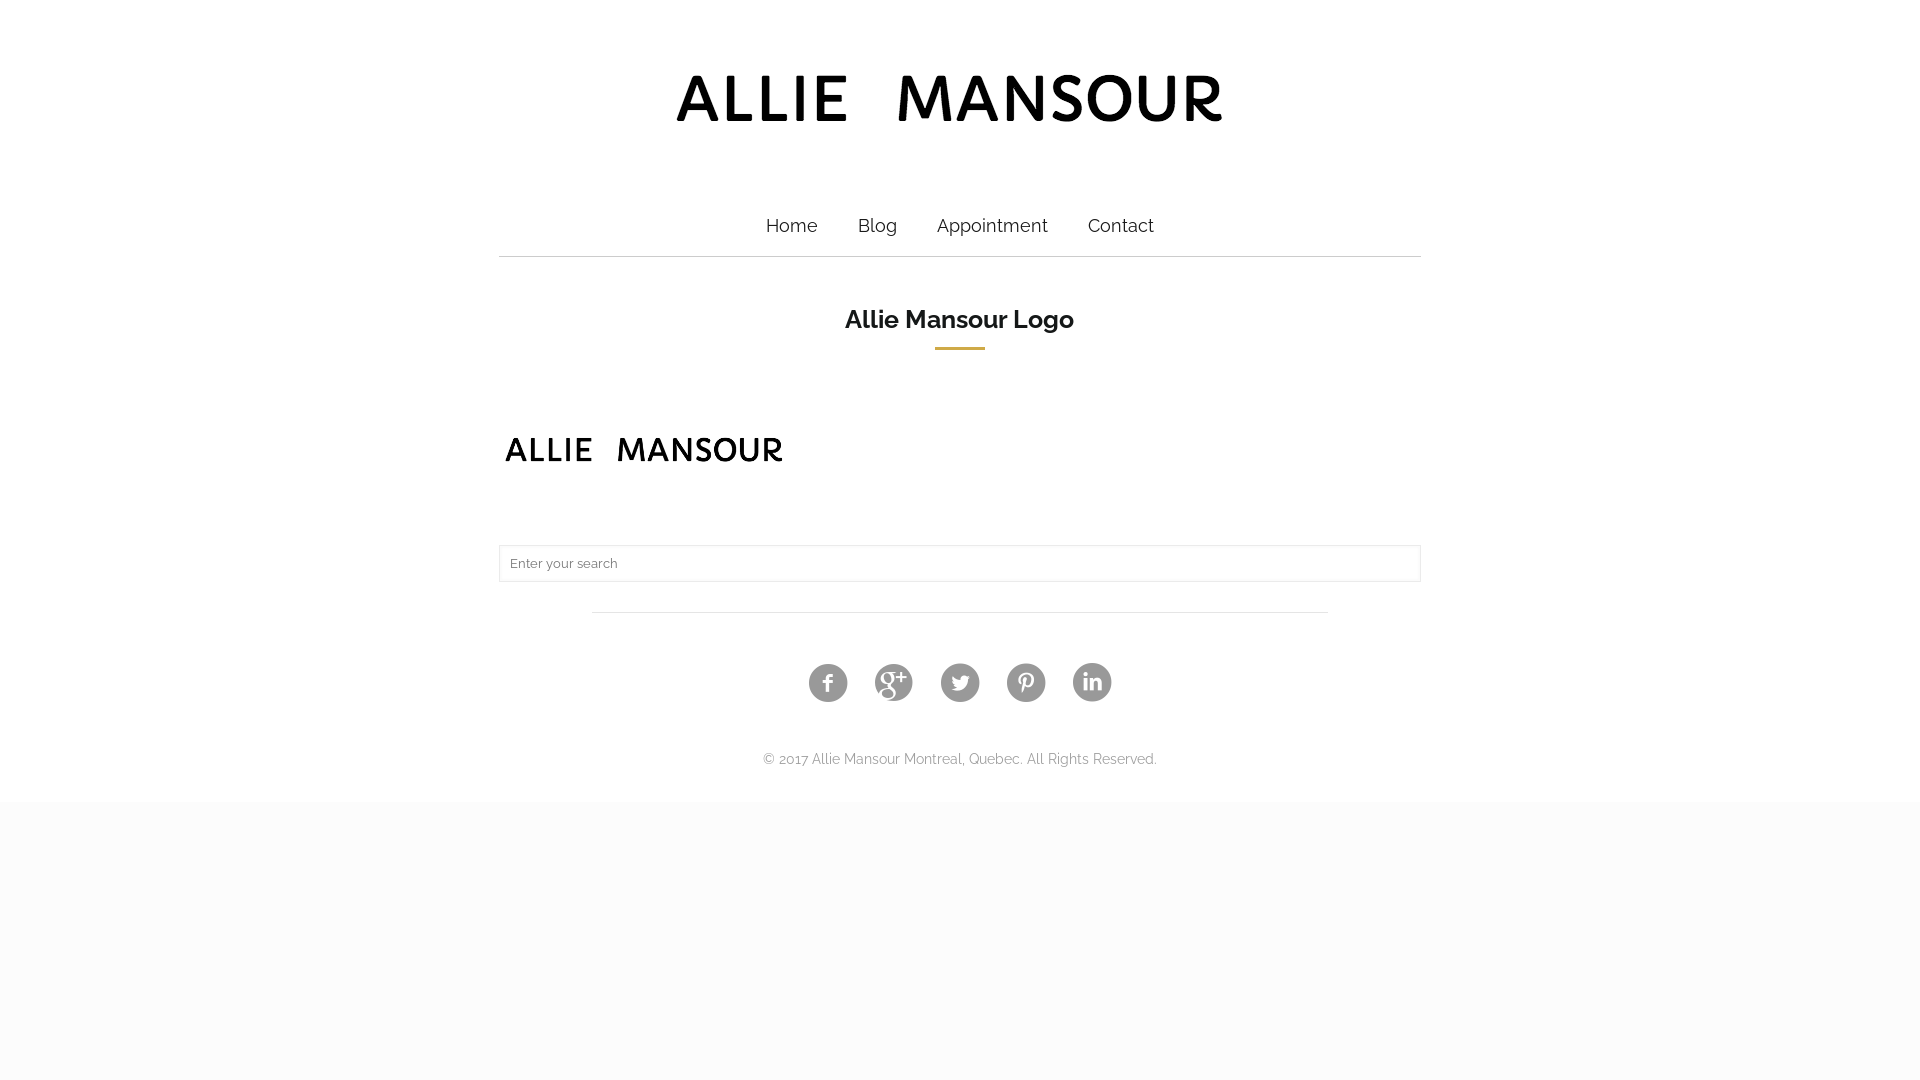 This screenshot has width=1920, height=1080. Describe the element at coordinates (791, 225) in the screenshot. I see `'Home'` at that location.